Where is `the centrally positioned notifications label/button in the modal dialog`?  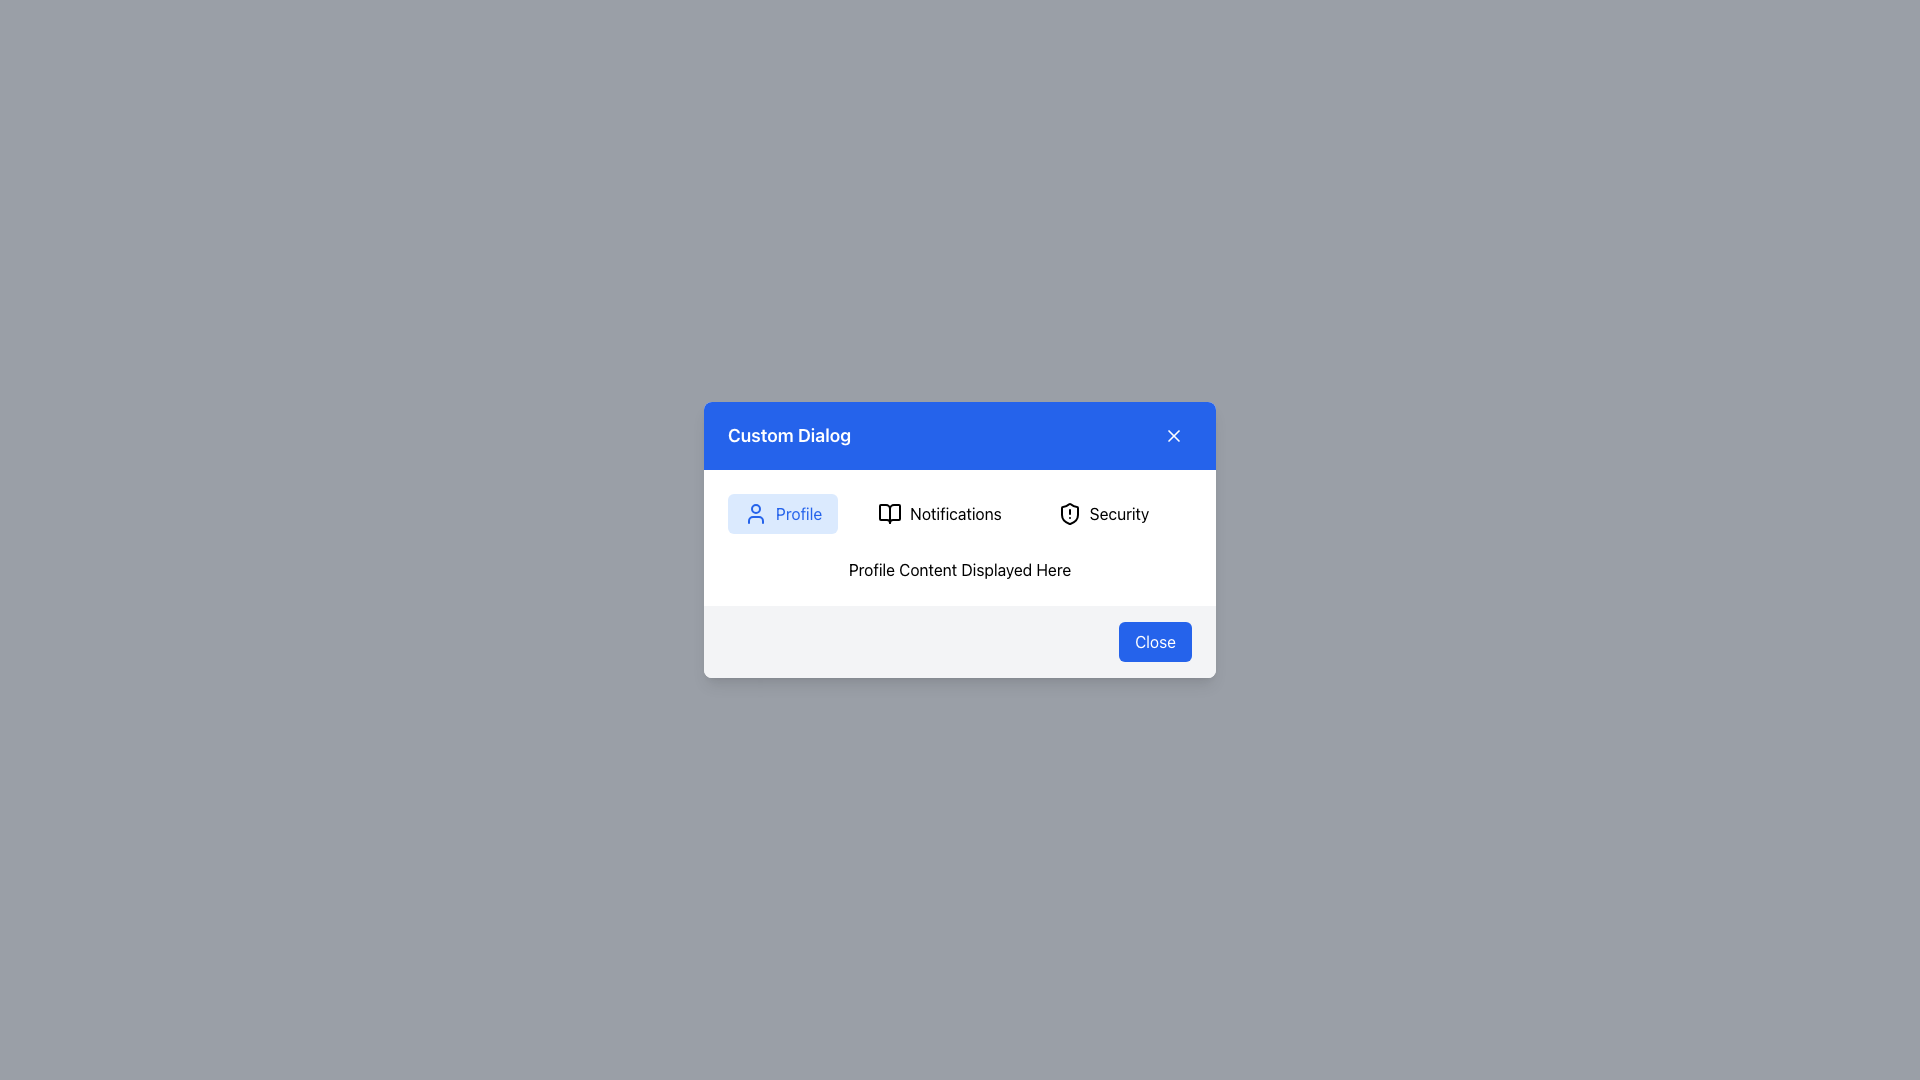
the centrally positioned notifications label/button in the modal dialog is located at coordinates (954, 512).